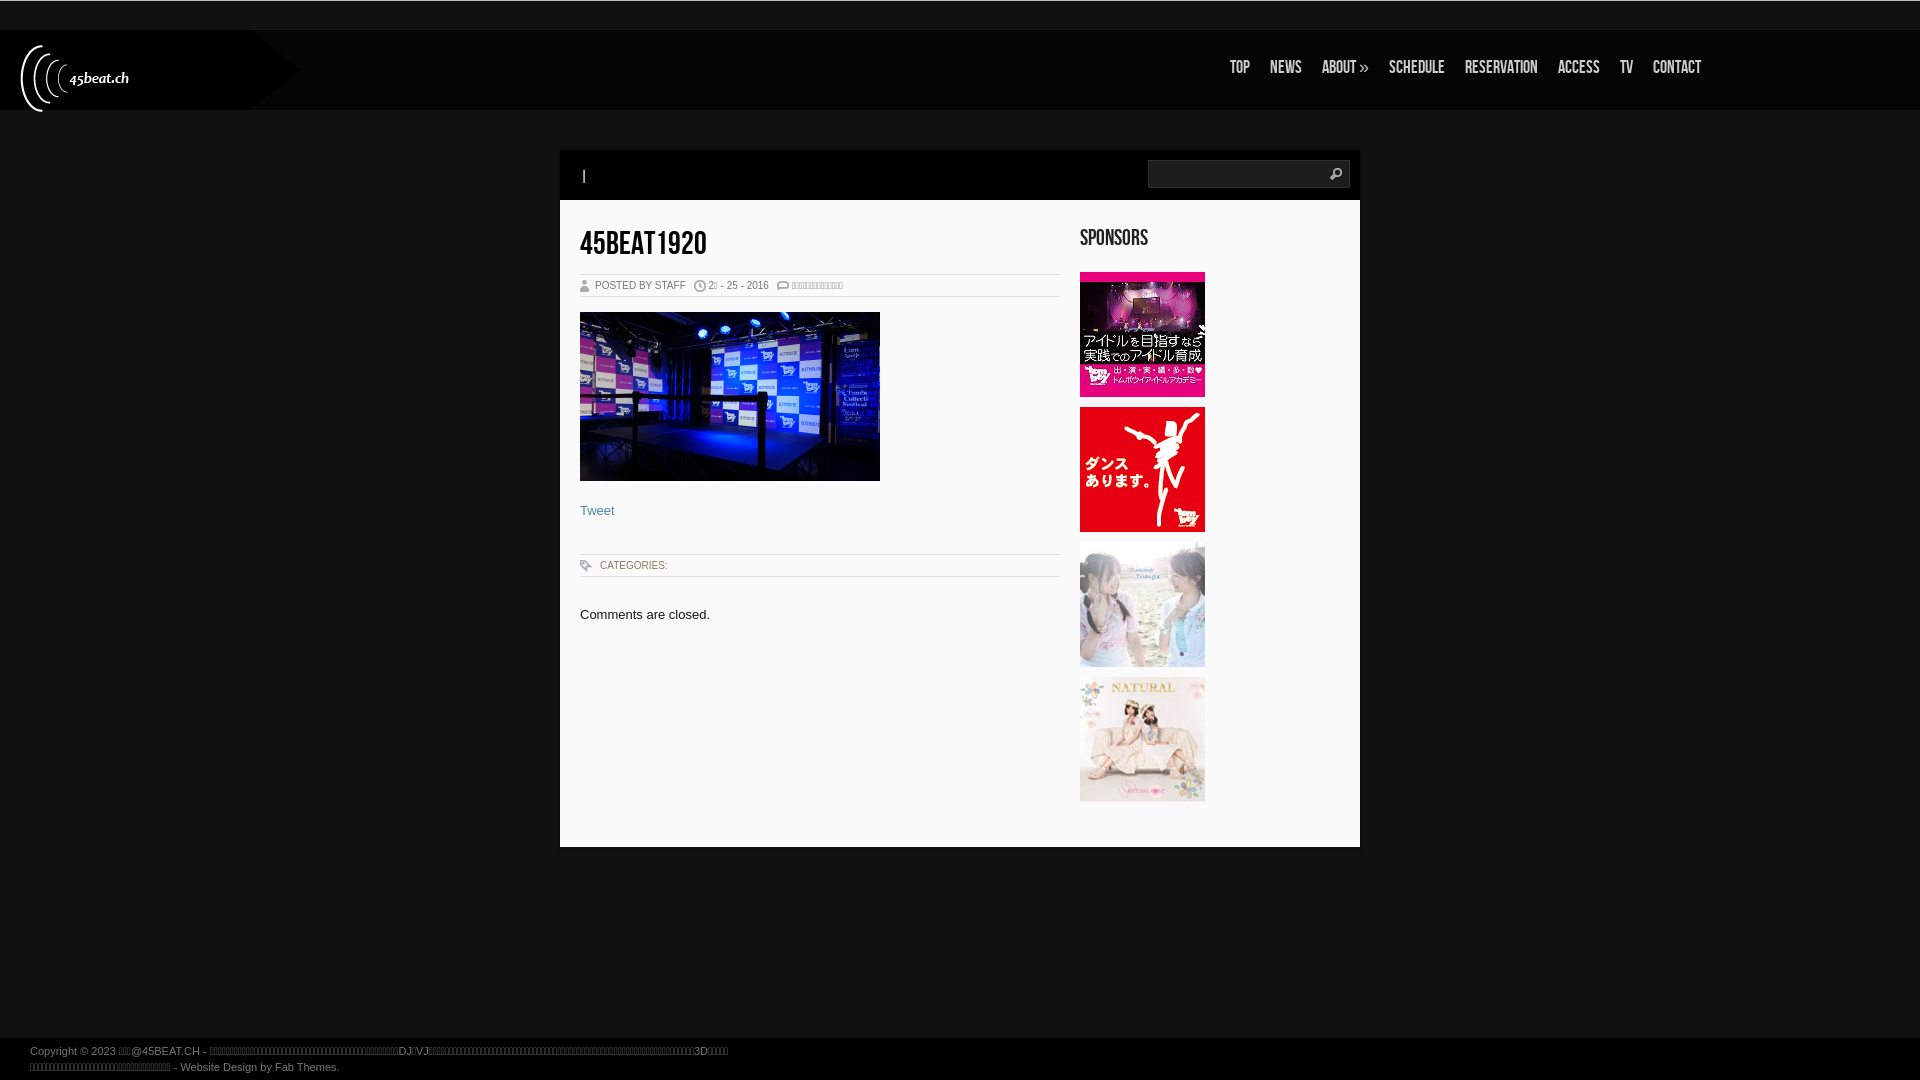  Describe the element at coordinates (1578, 66) in the screenshot. I see `'ACCESS'` at that location.